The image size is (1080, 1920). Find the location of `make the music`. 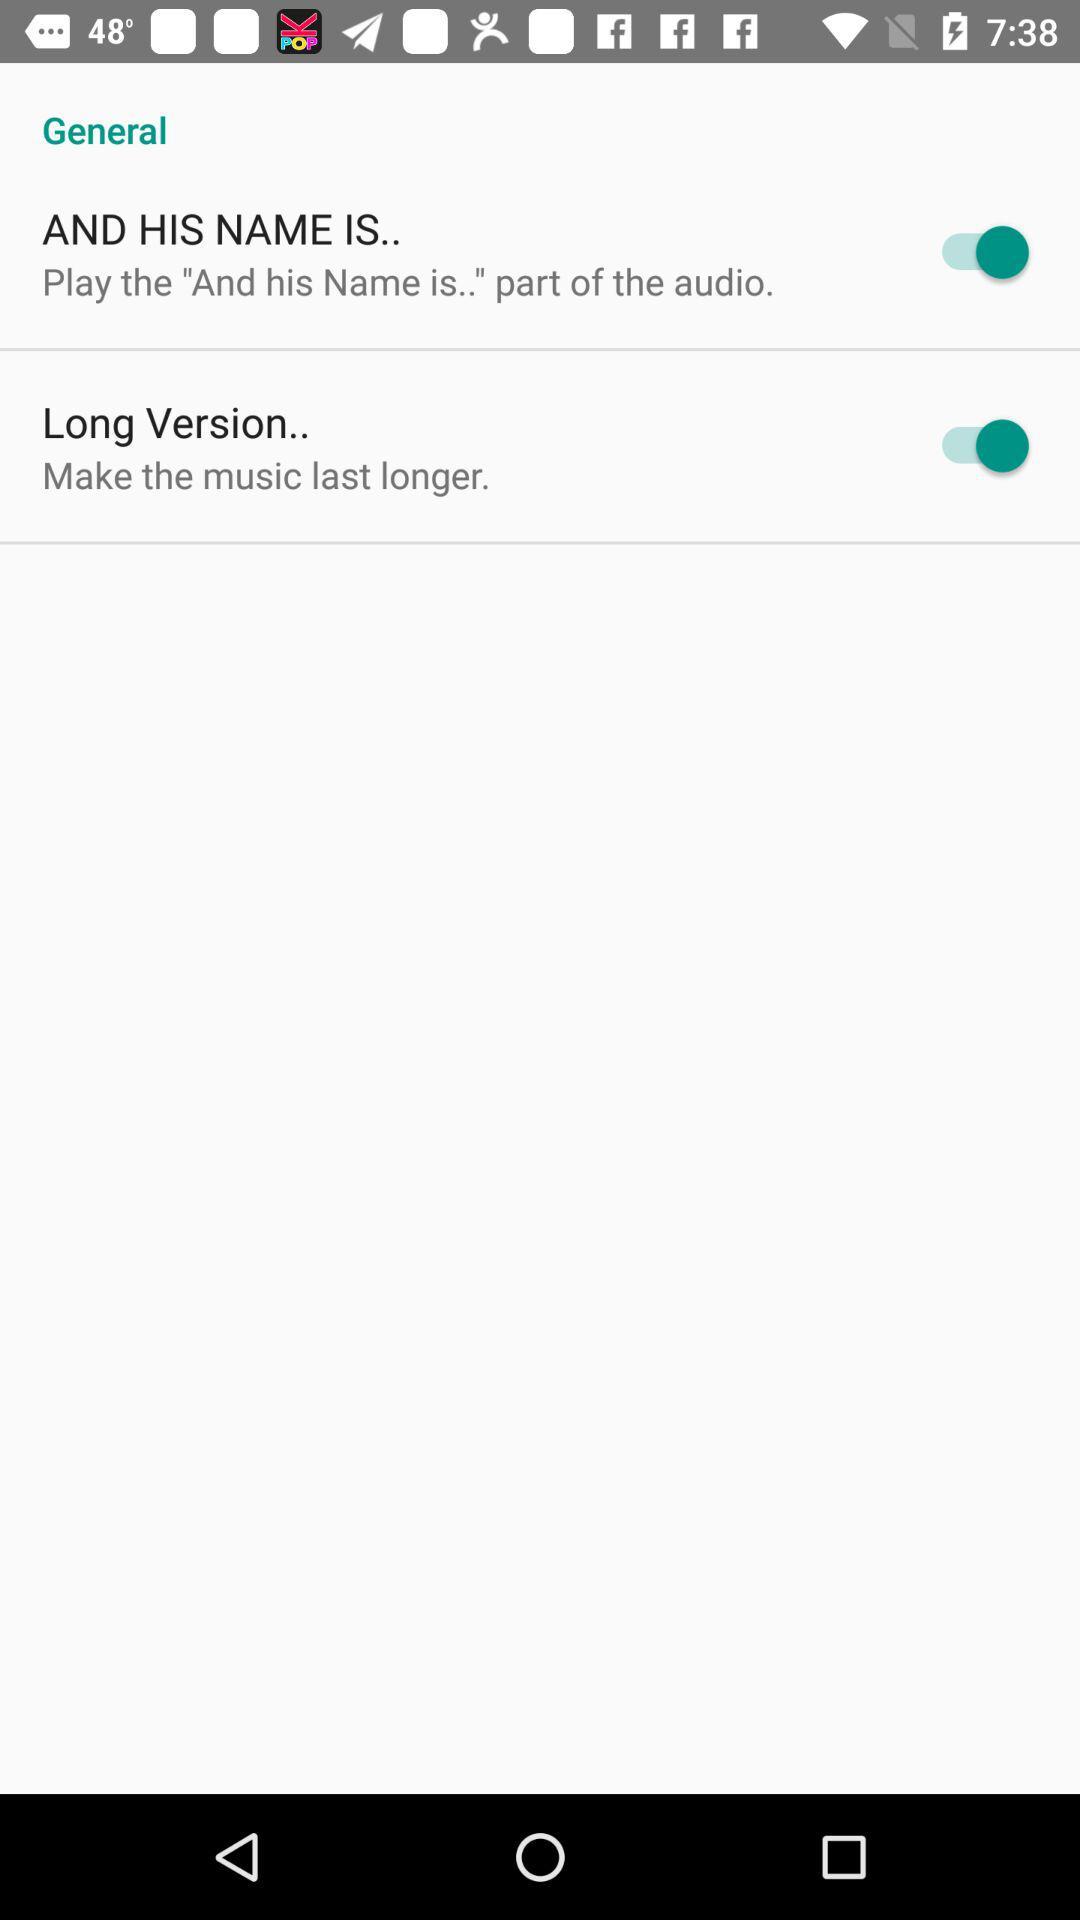

make the music is located at coordinates (265, 473).